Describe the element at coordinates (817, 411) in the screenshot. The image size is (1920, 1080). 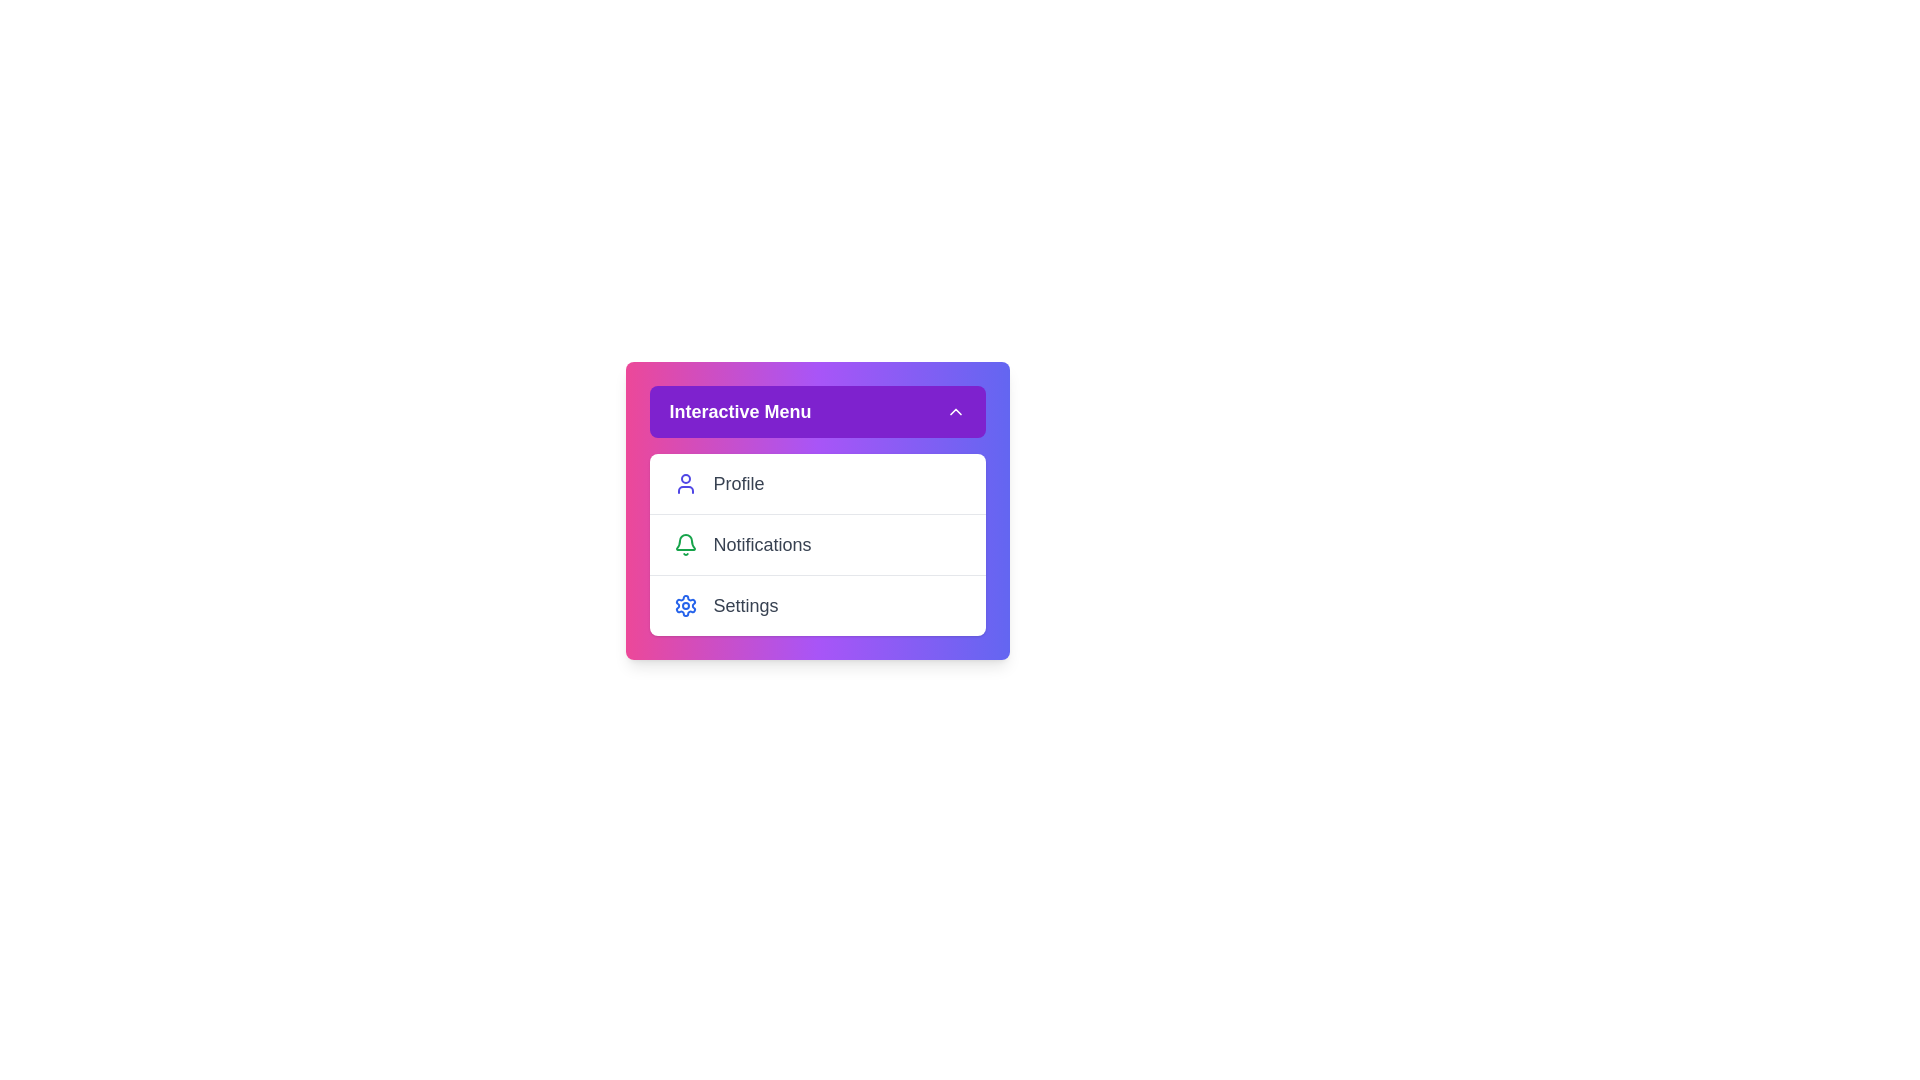
I see `the 'Interactive Menu' button to toggle the menu visibility` at that location.